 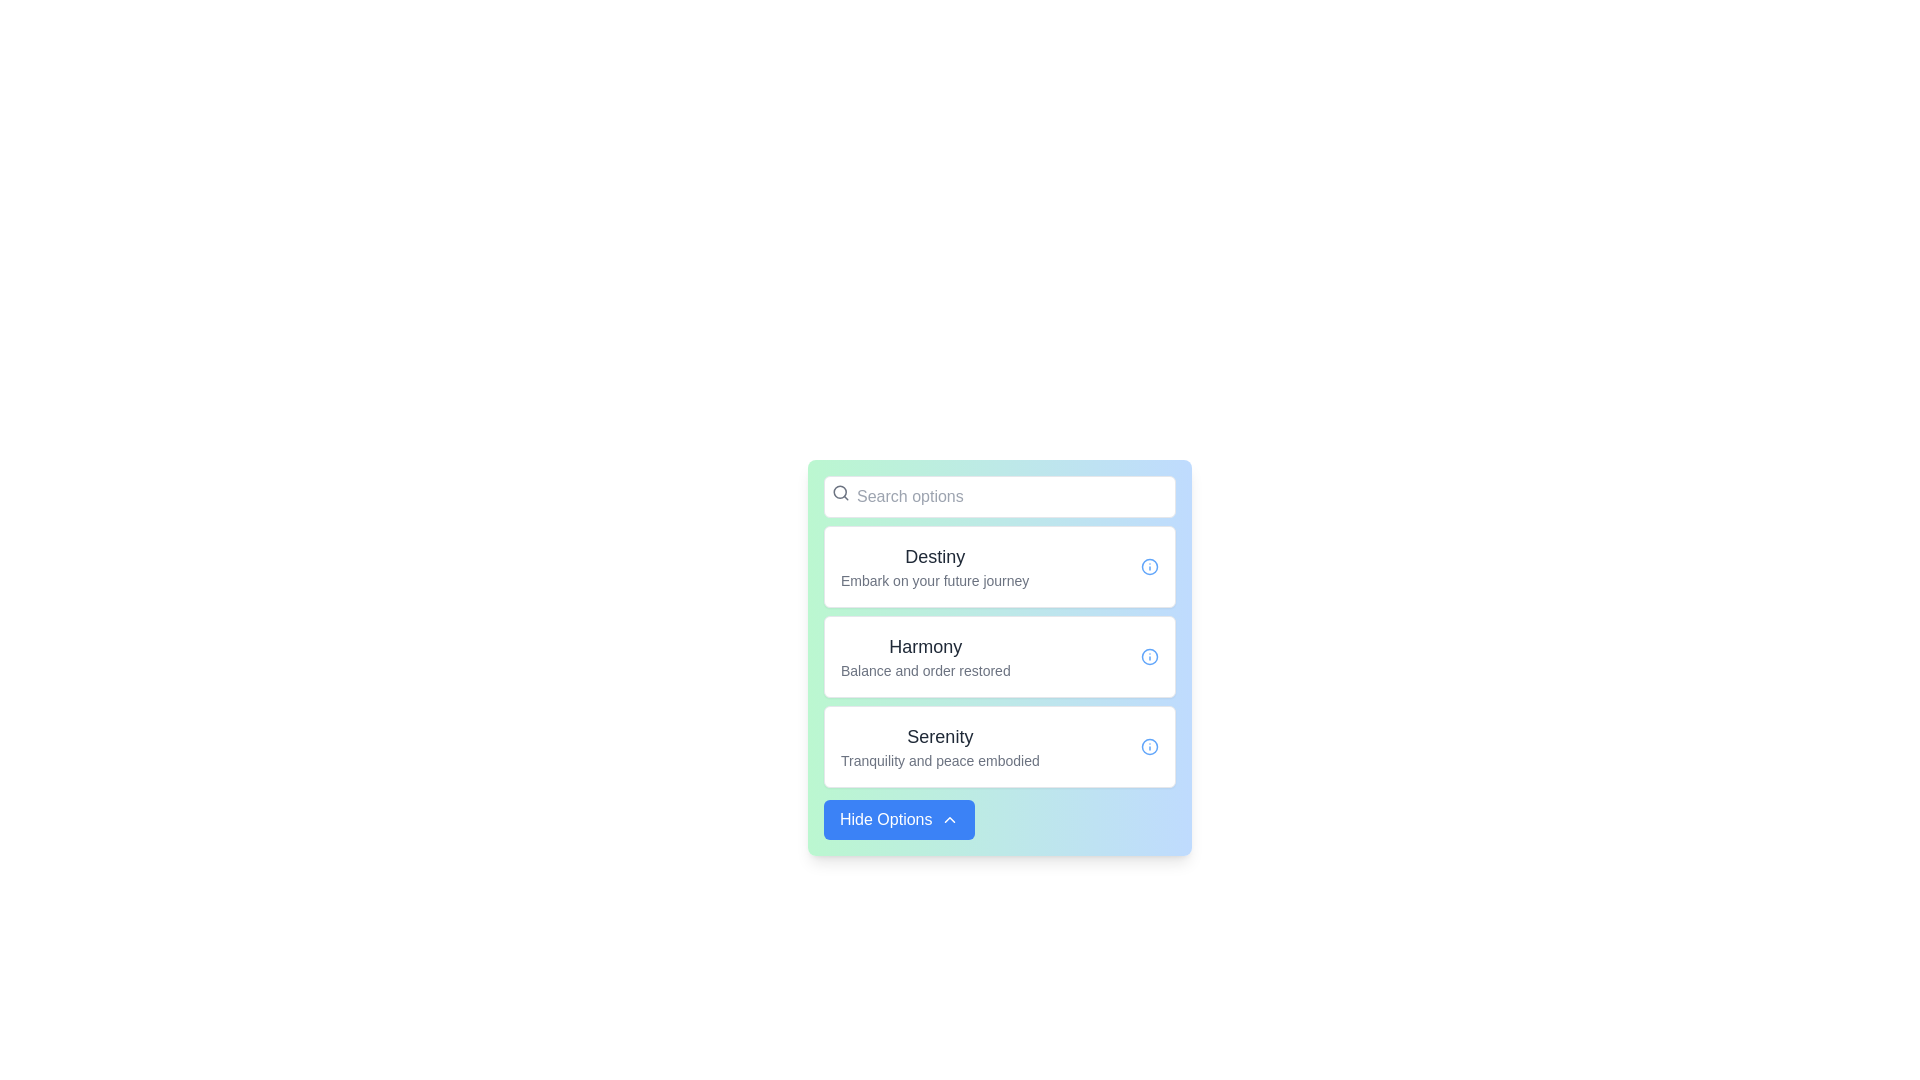 What do you see at coordinates (999, 656) in the screenshot?
I see `the second item in the dropdown list labeled 'Harmony', which has a bold black font and a grey descriptive line` at bounding box center [999, 656].